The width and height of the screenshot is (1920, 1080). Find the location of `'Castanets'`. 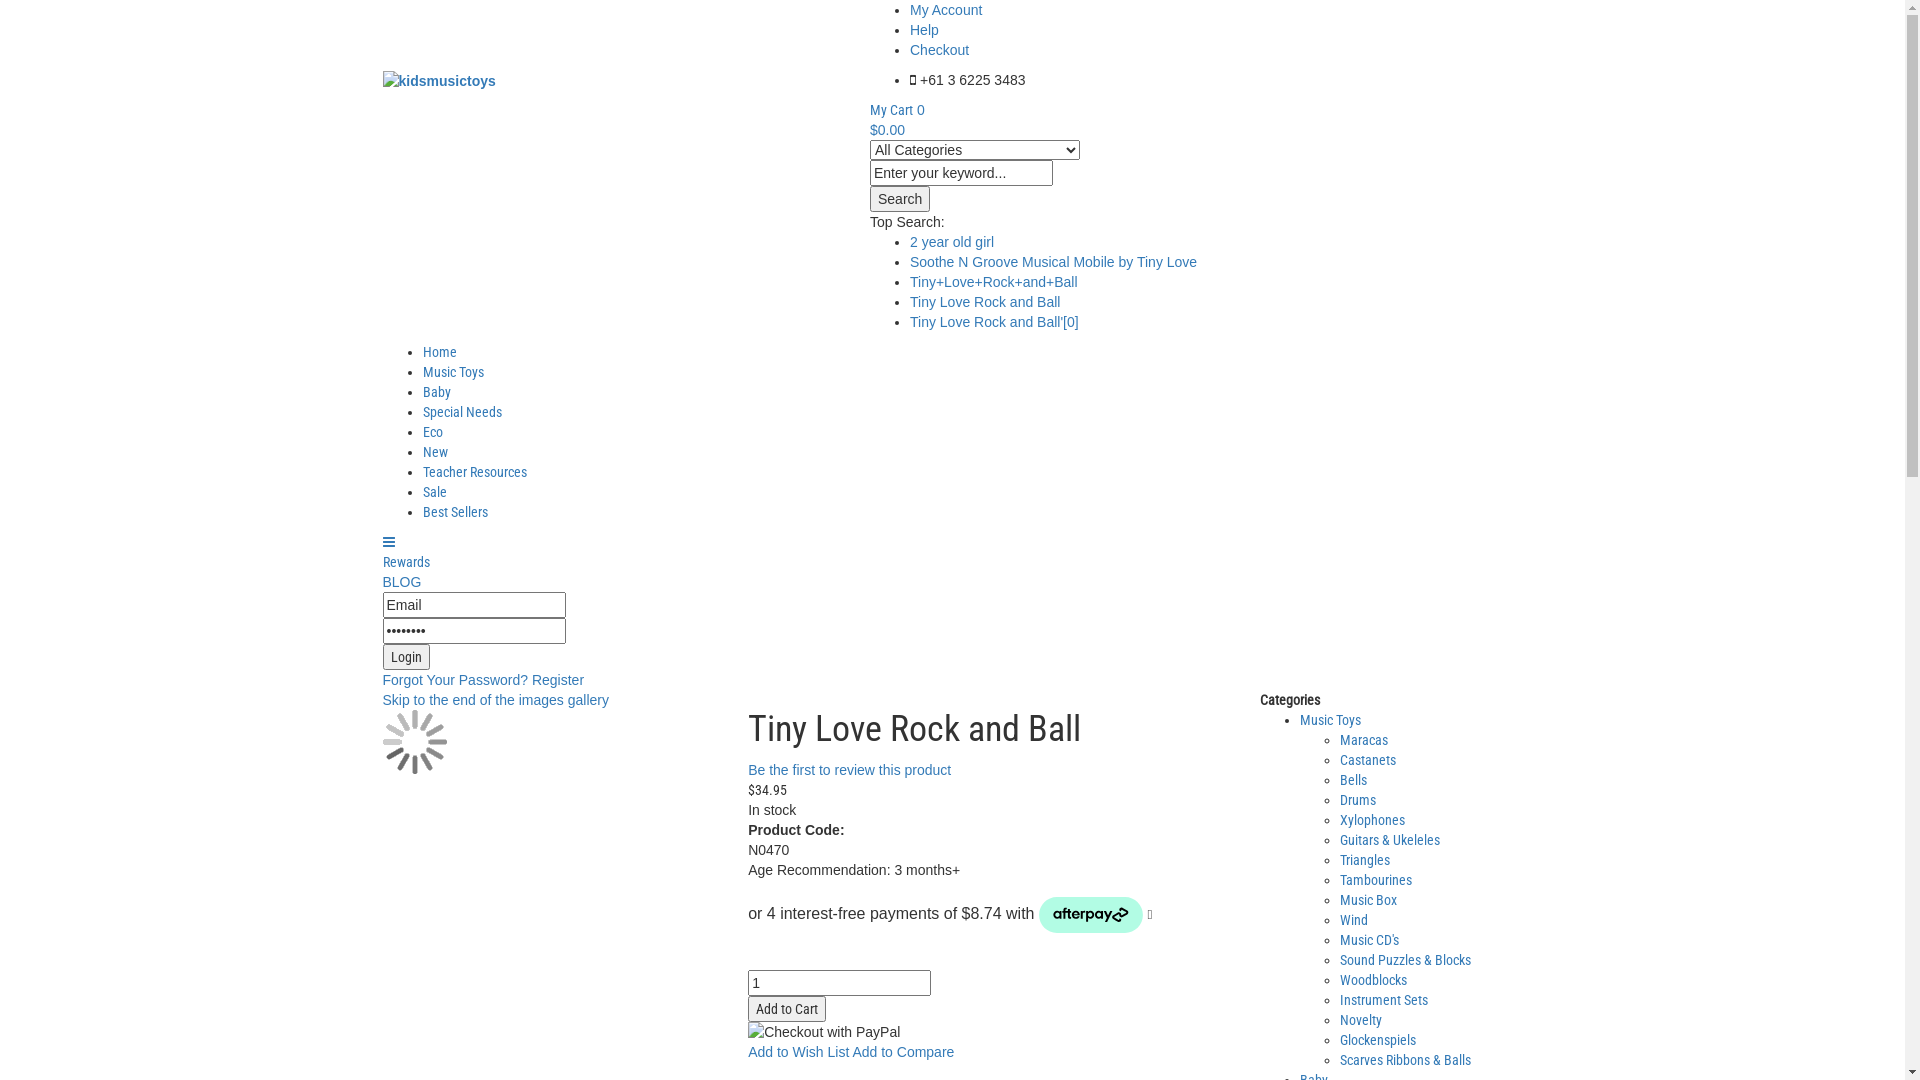

'Castanets' is located at coordinates (1367, 759).